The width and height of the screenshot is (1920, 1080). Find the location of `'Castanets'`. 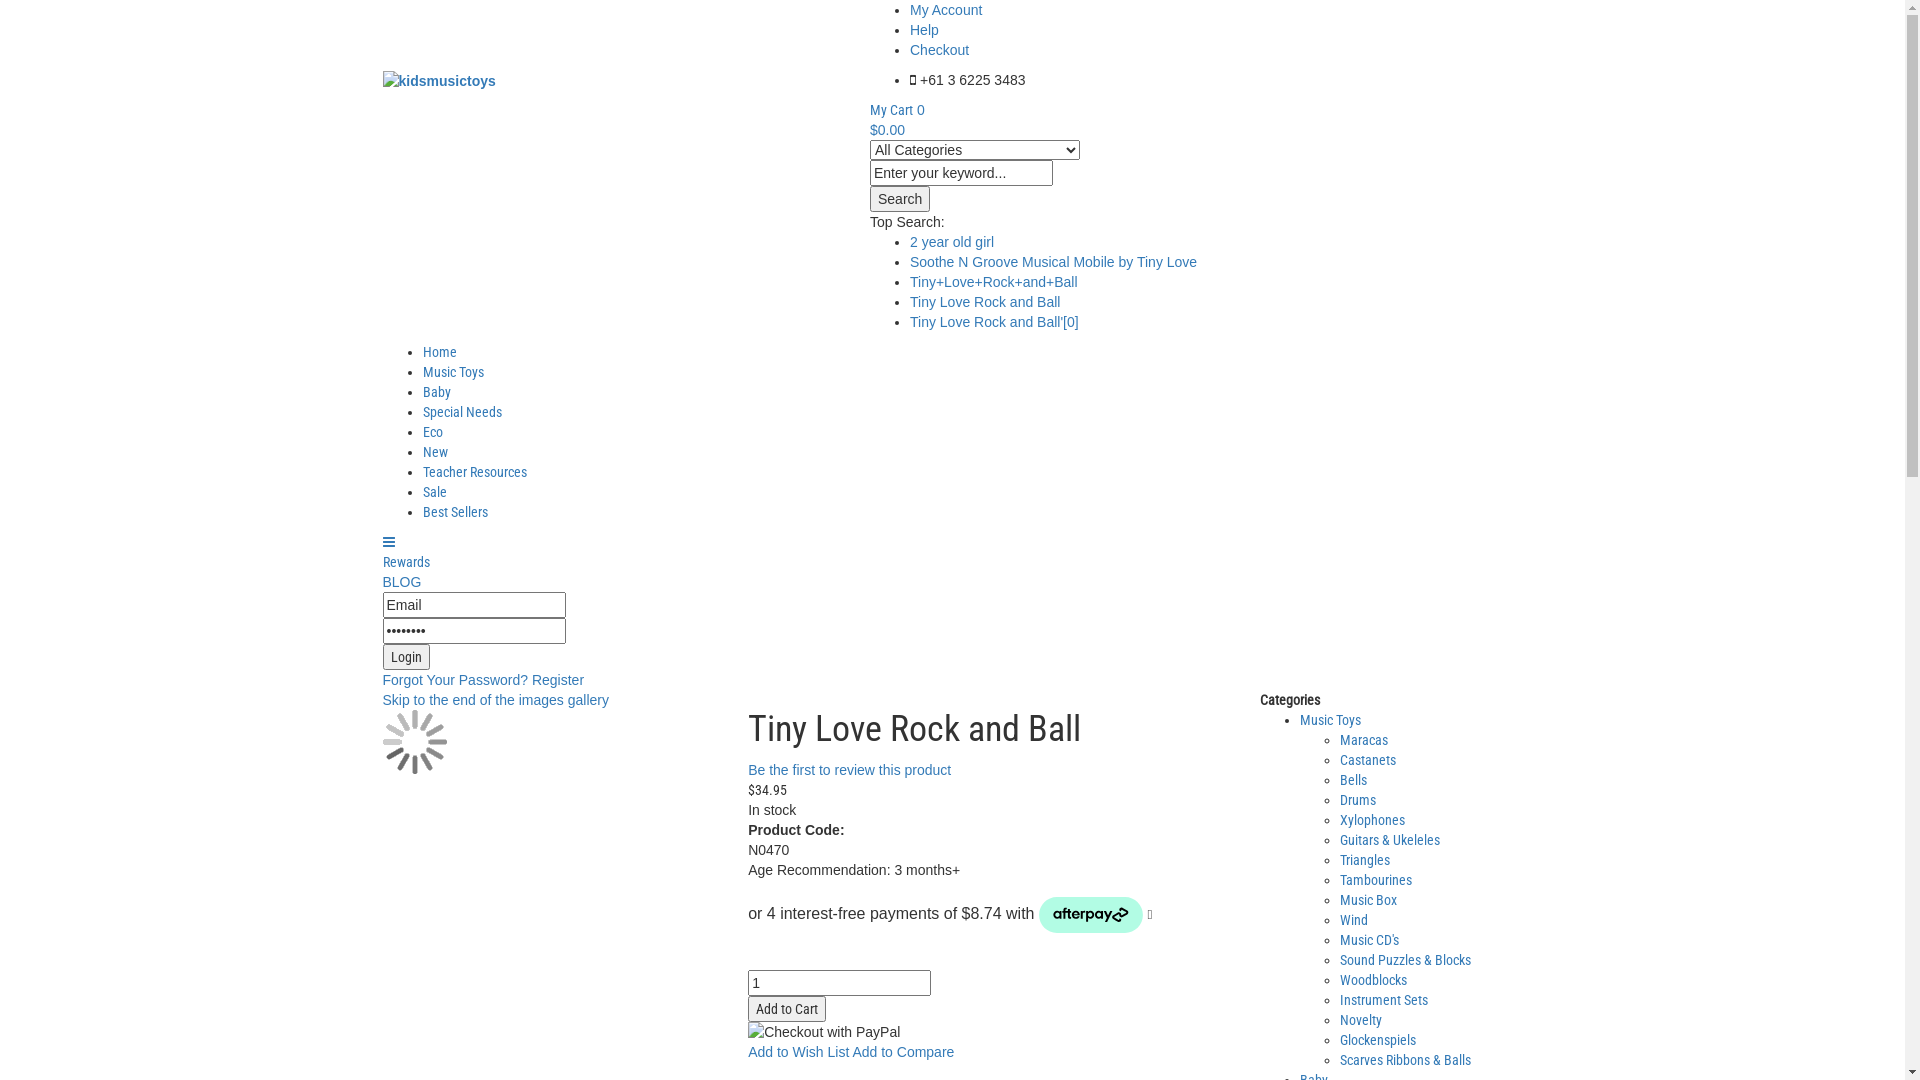

'Castanets' is located at coordinates (1367, 759).